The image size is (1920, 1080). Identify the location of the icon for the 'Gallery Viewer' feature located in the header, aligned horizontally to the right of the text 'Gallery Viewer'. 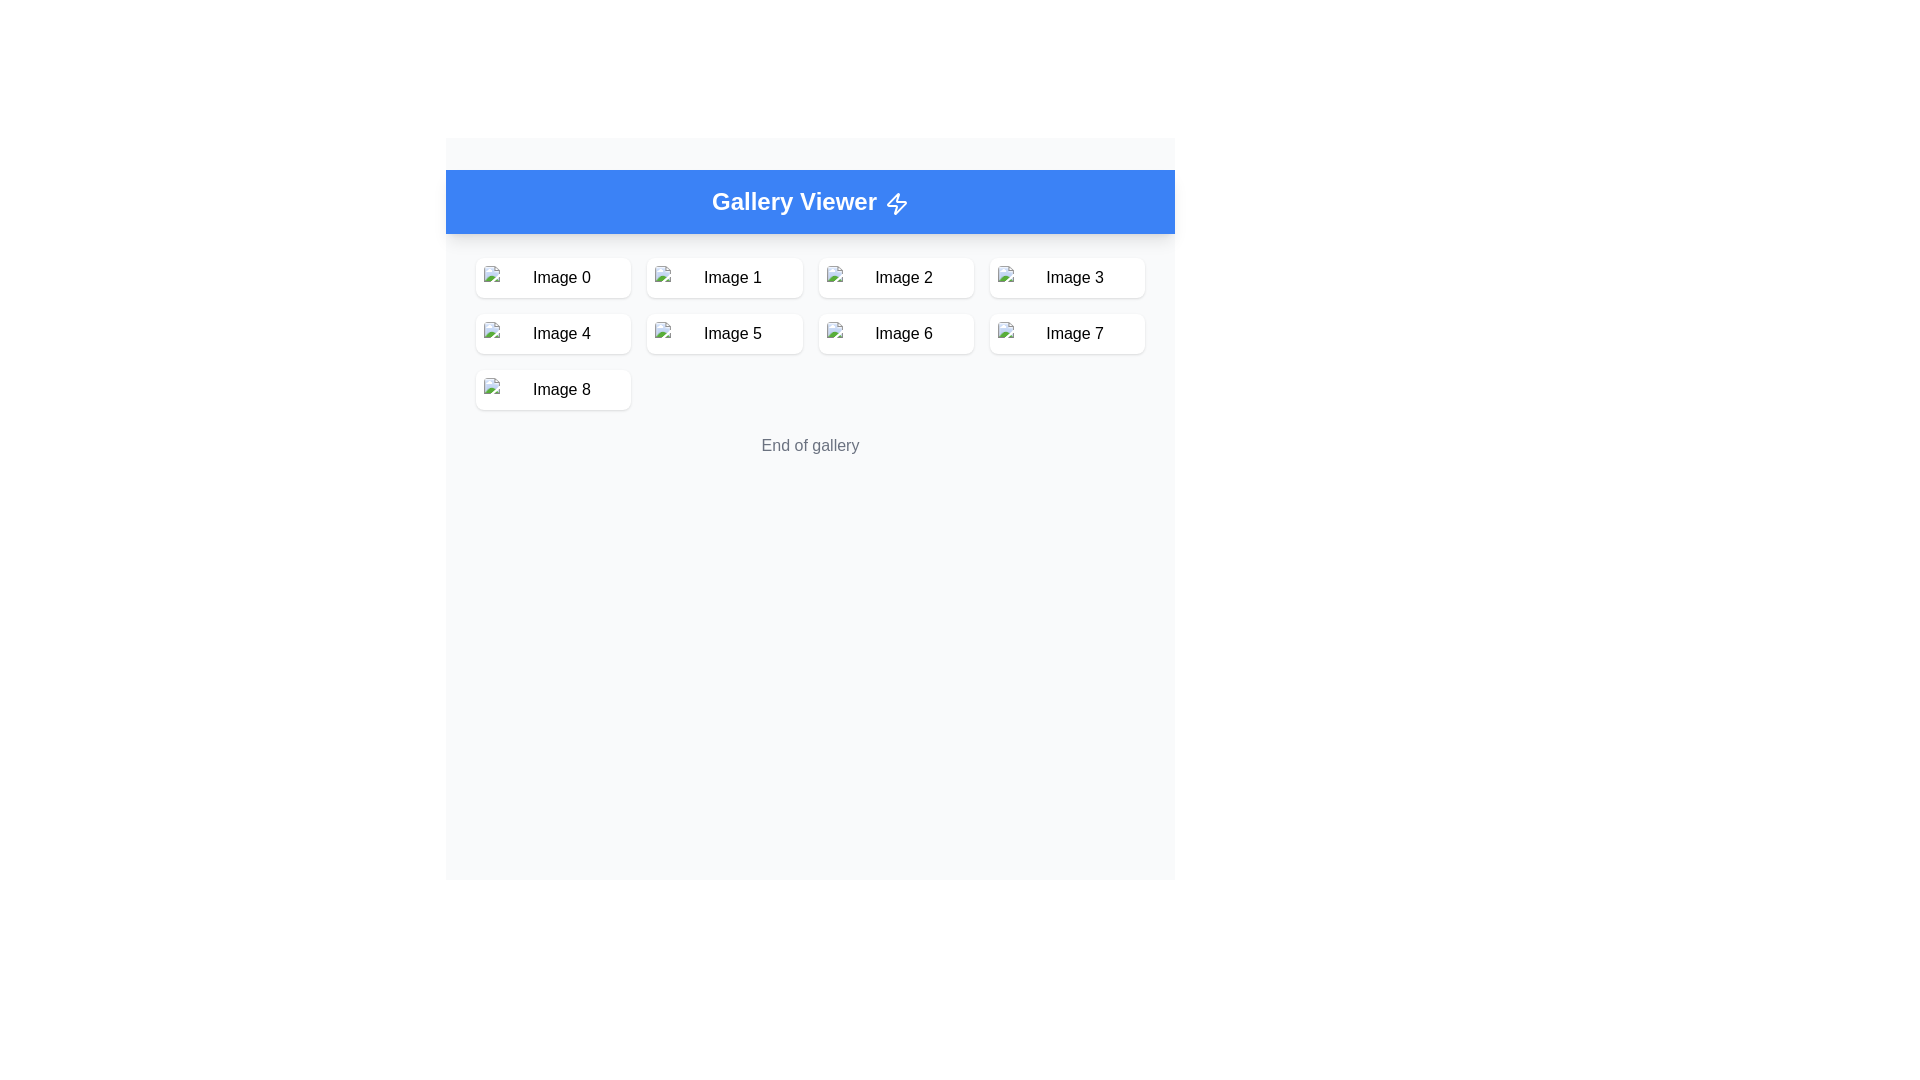
(896, 203).